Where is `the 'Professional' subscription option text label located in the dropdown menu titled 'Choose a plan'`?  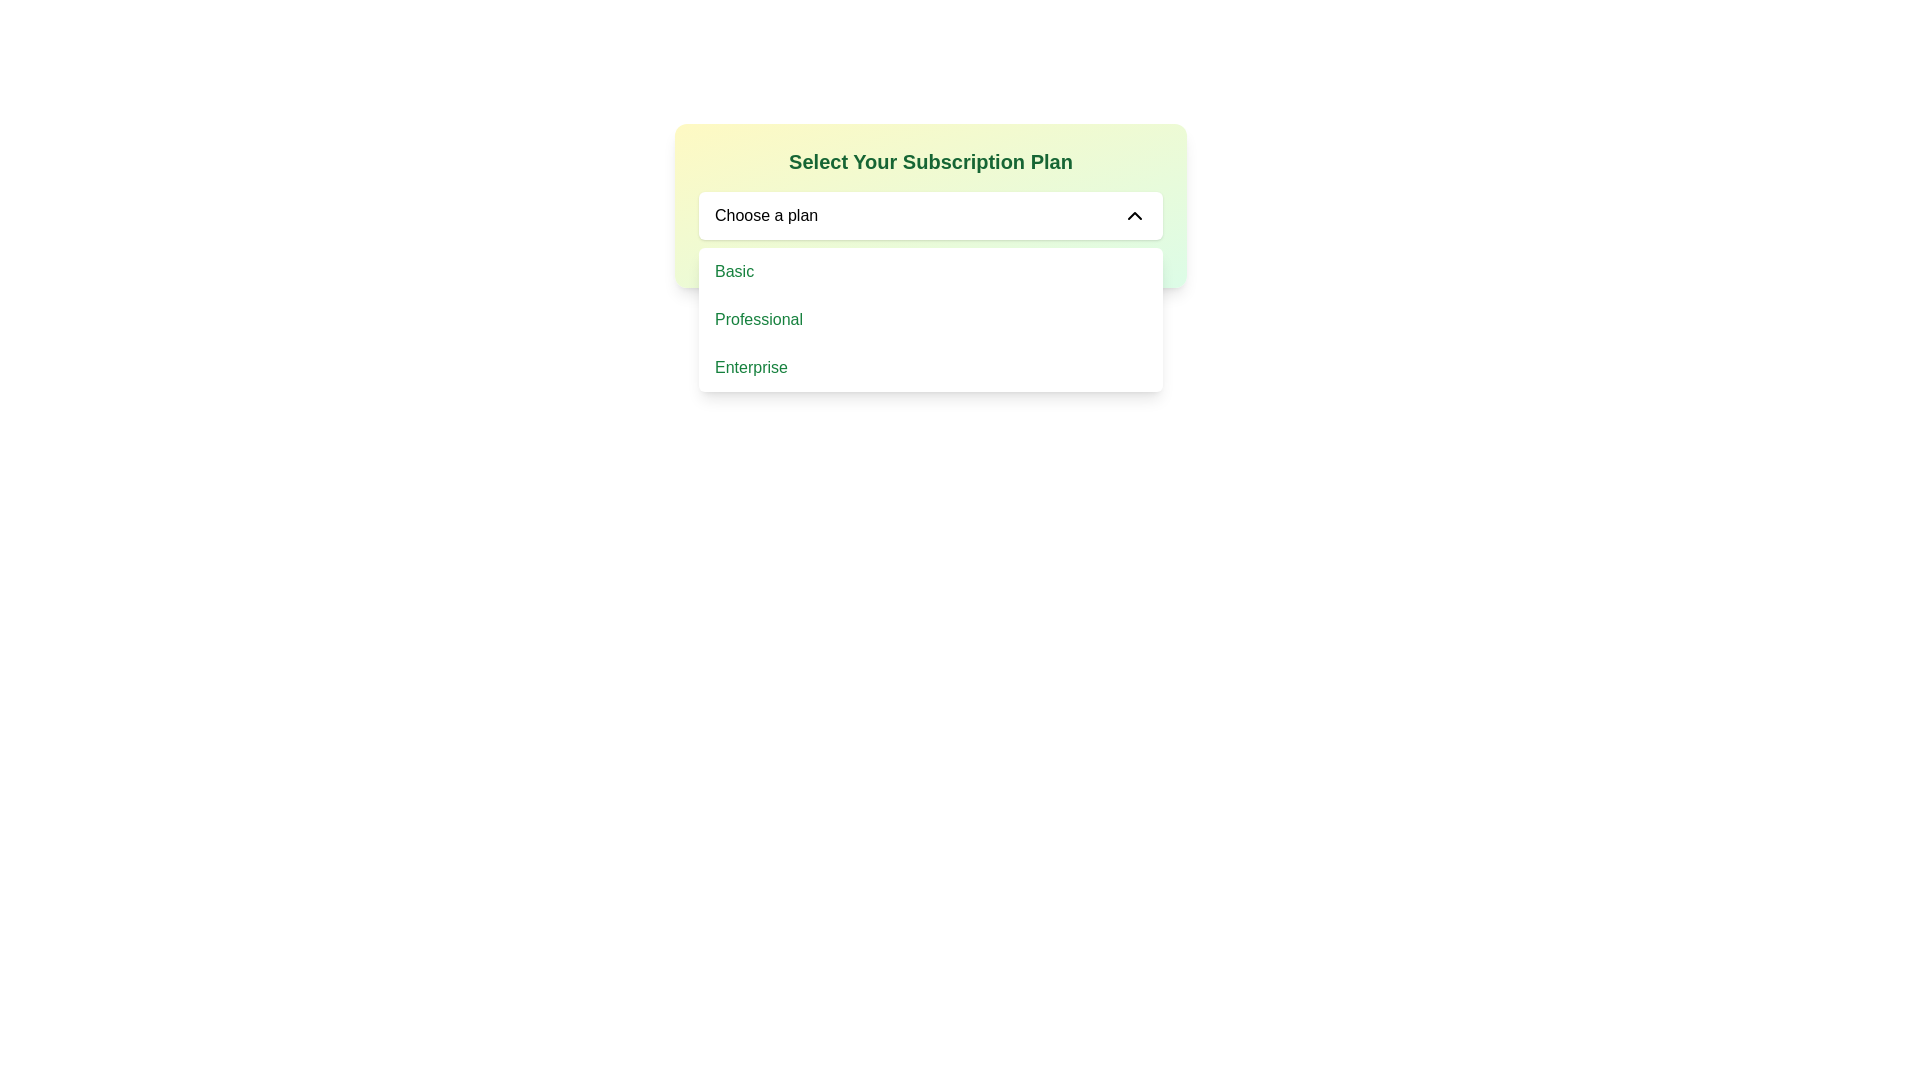
the 'Professional' subscription option text label located in the dropdown menu titled 'Choose a plan' is located at coordinates (757, 319).